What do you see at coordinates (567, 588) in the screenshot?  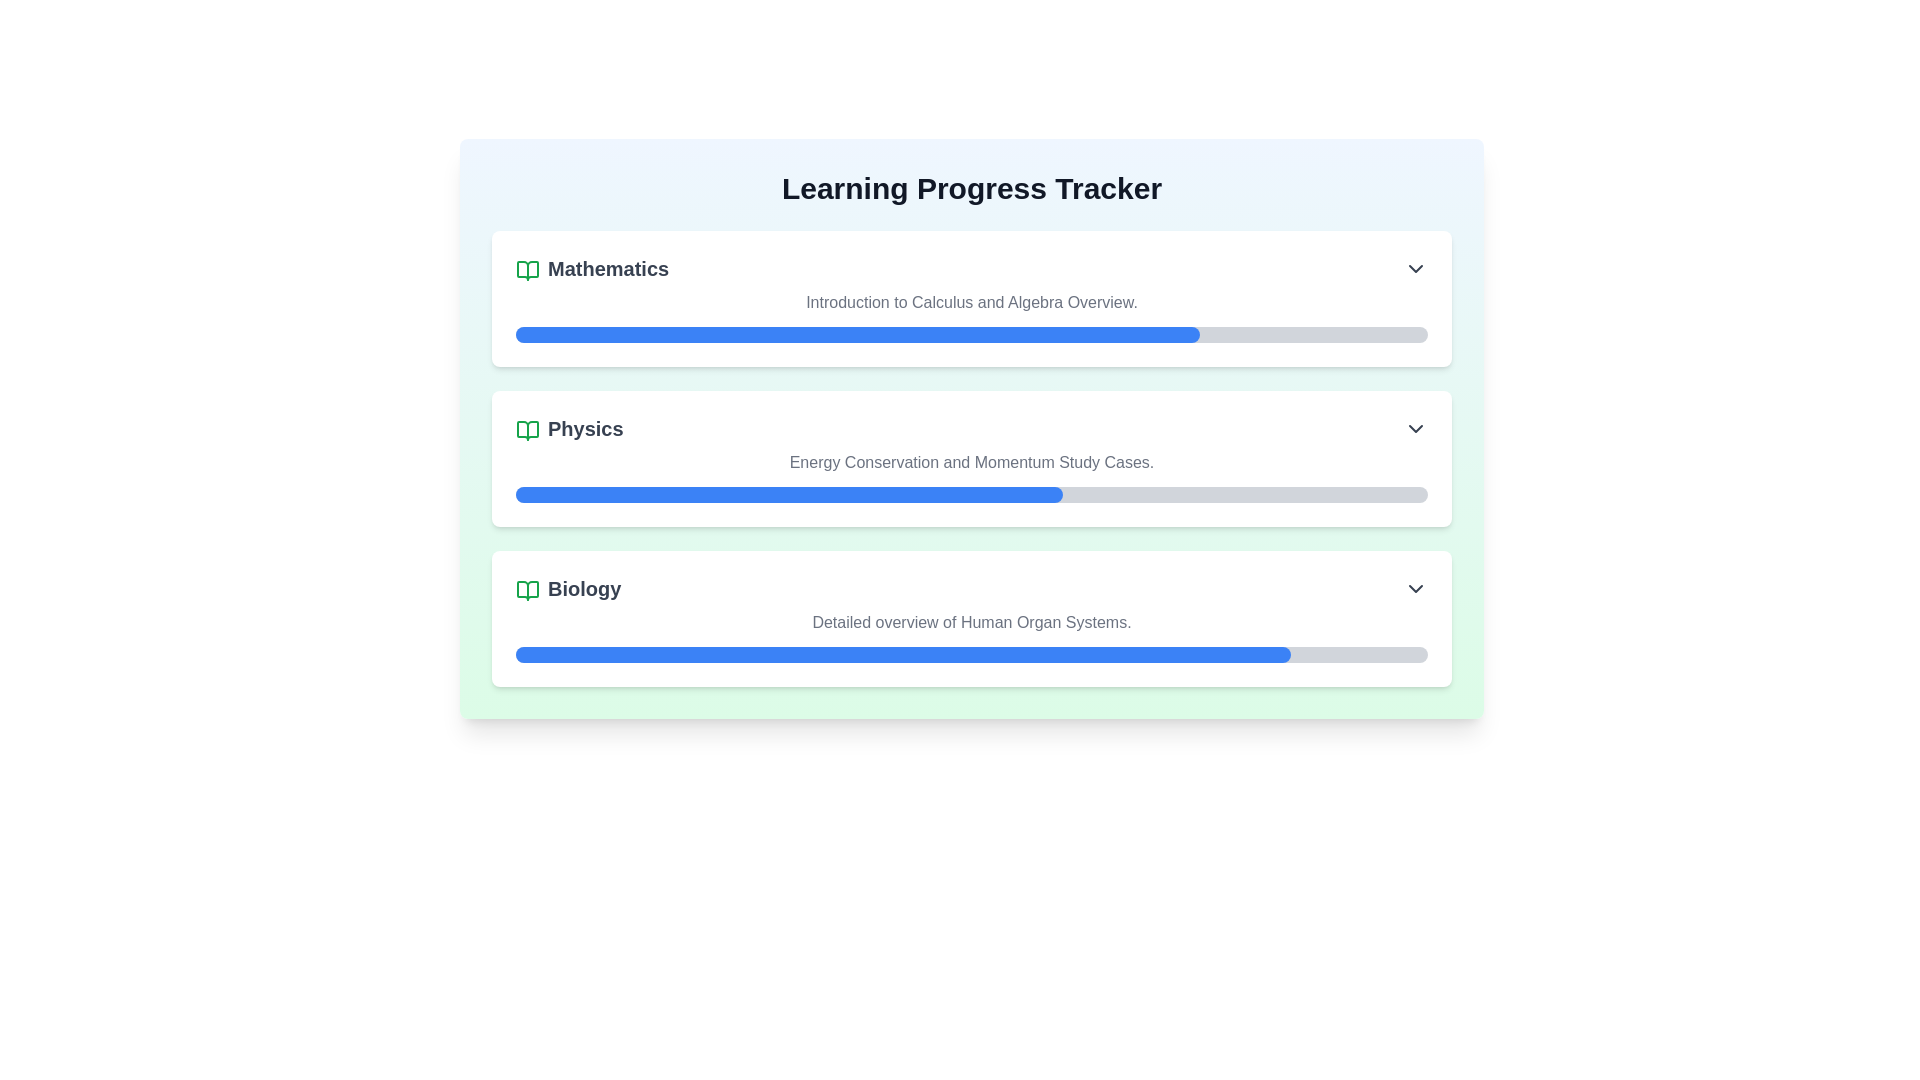 I see `text content of the bold label displaying 'Biology' located in the lower section of the 'Learning Progress Tracker' list, adjacent to a green book icon` at bounding box center [567, 588].